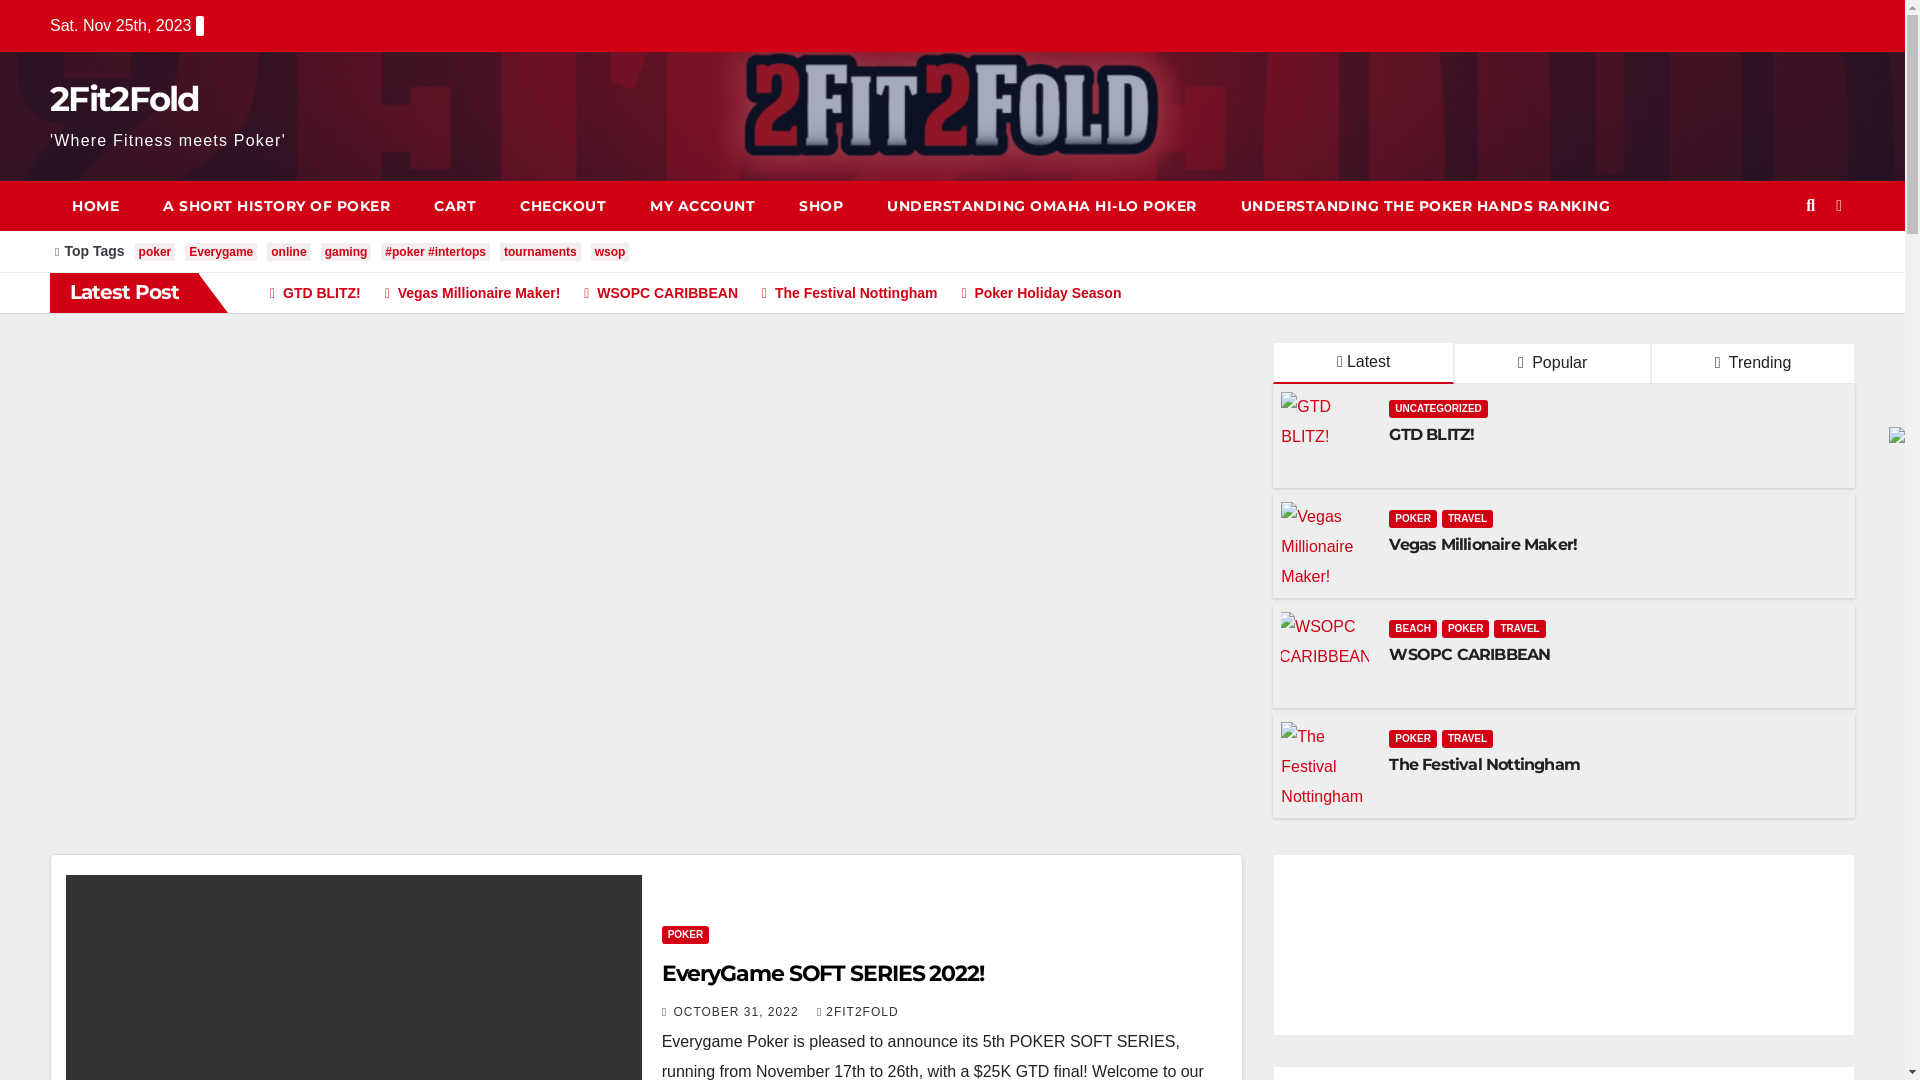  Describe the element at coordinates (662, 934) in the screenshot. I see `'POKER'` at that location.